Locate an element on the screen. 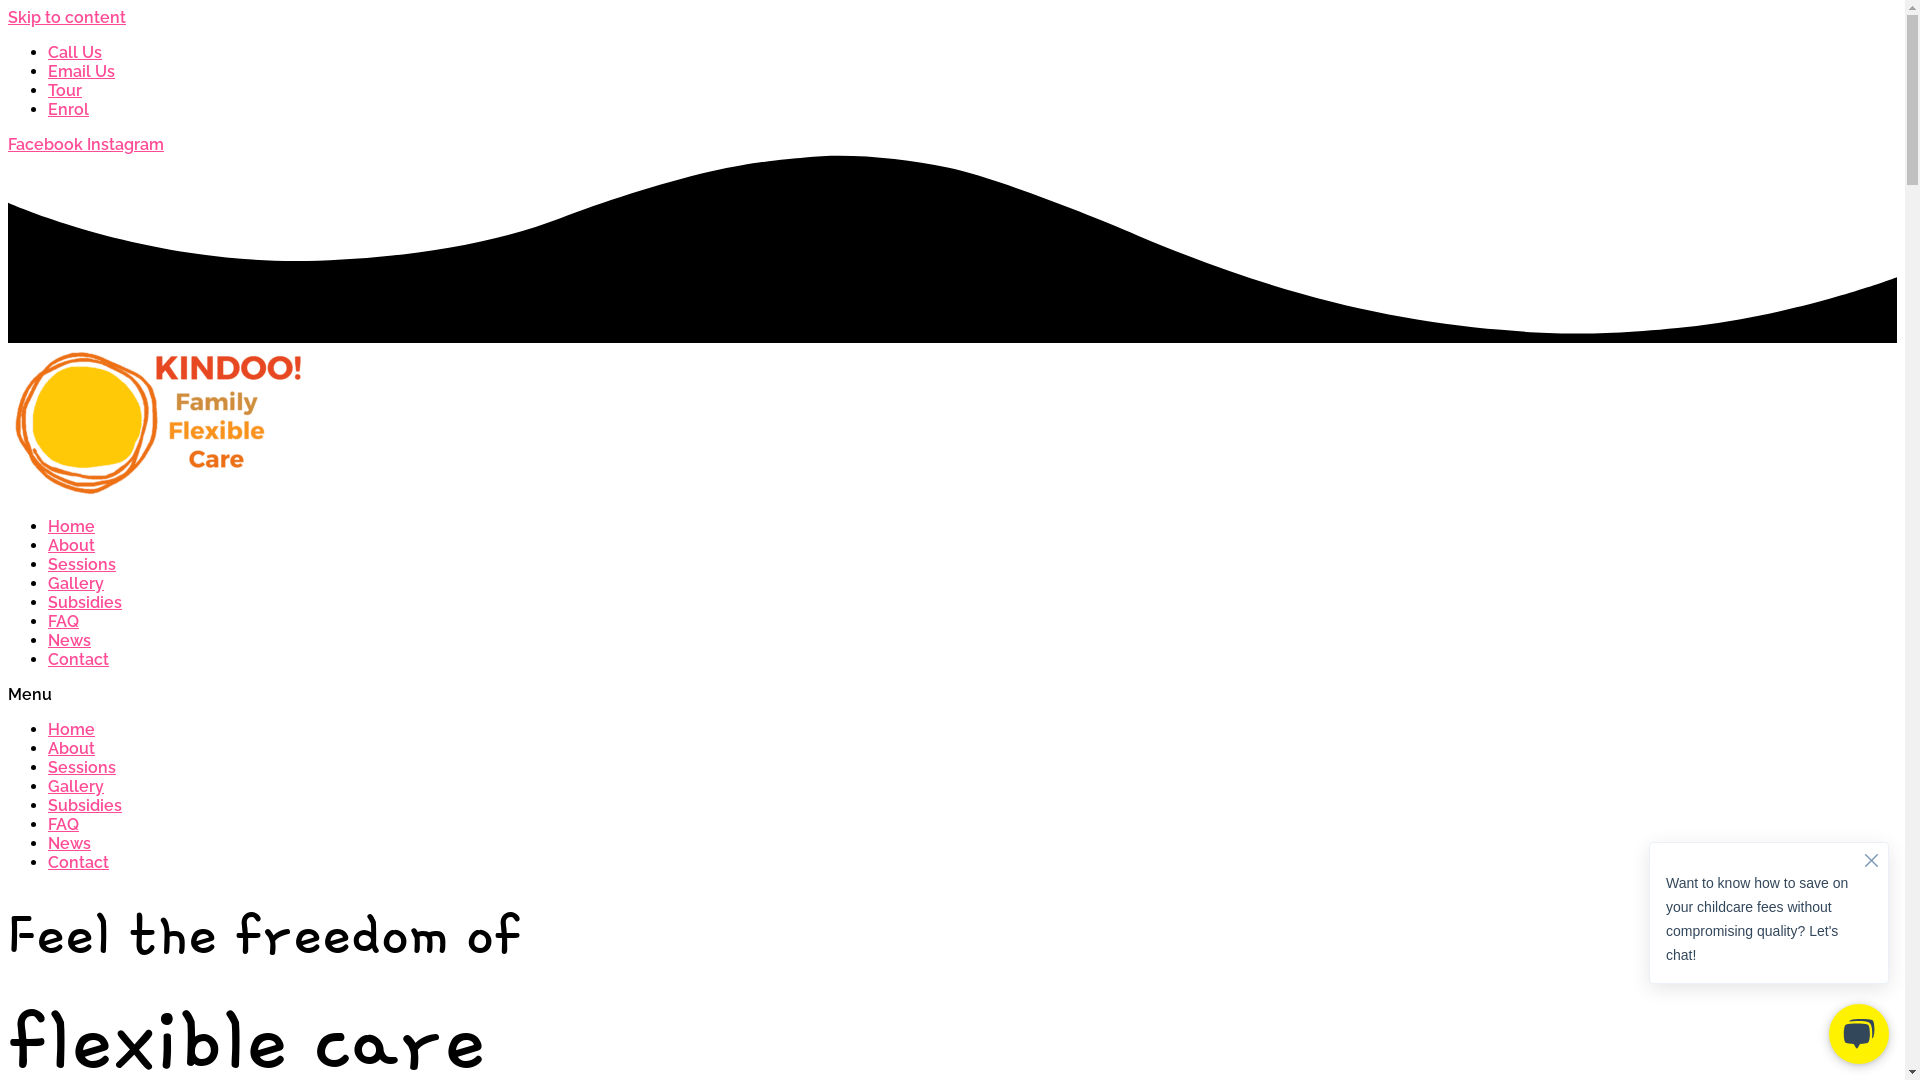 Image resolution: width=1920 pixels, height=1080 pixels. 'Sessions' is located at coordinates (80, 766).